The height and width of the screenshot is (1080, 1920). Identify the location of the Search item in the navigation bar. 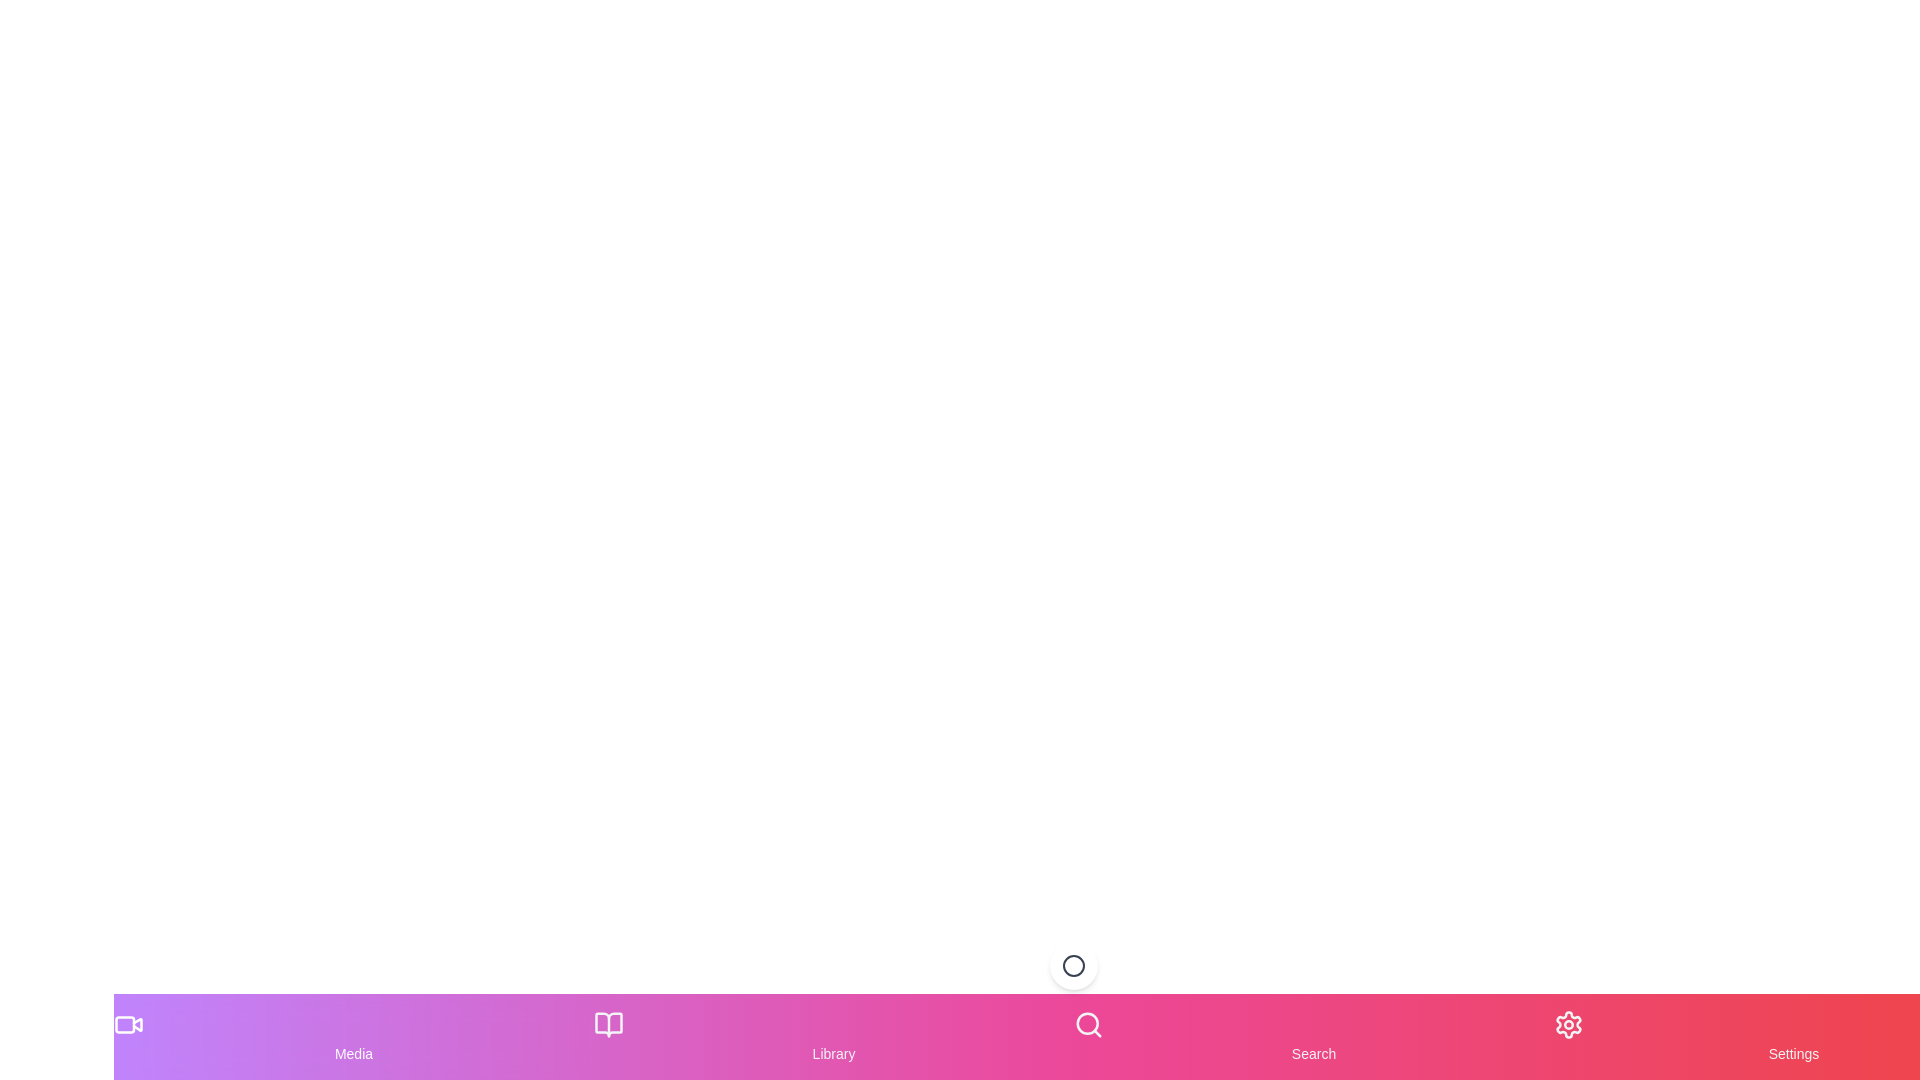
(1314, 1036).